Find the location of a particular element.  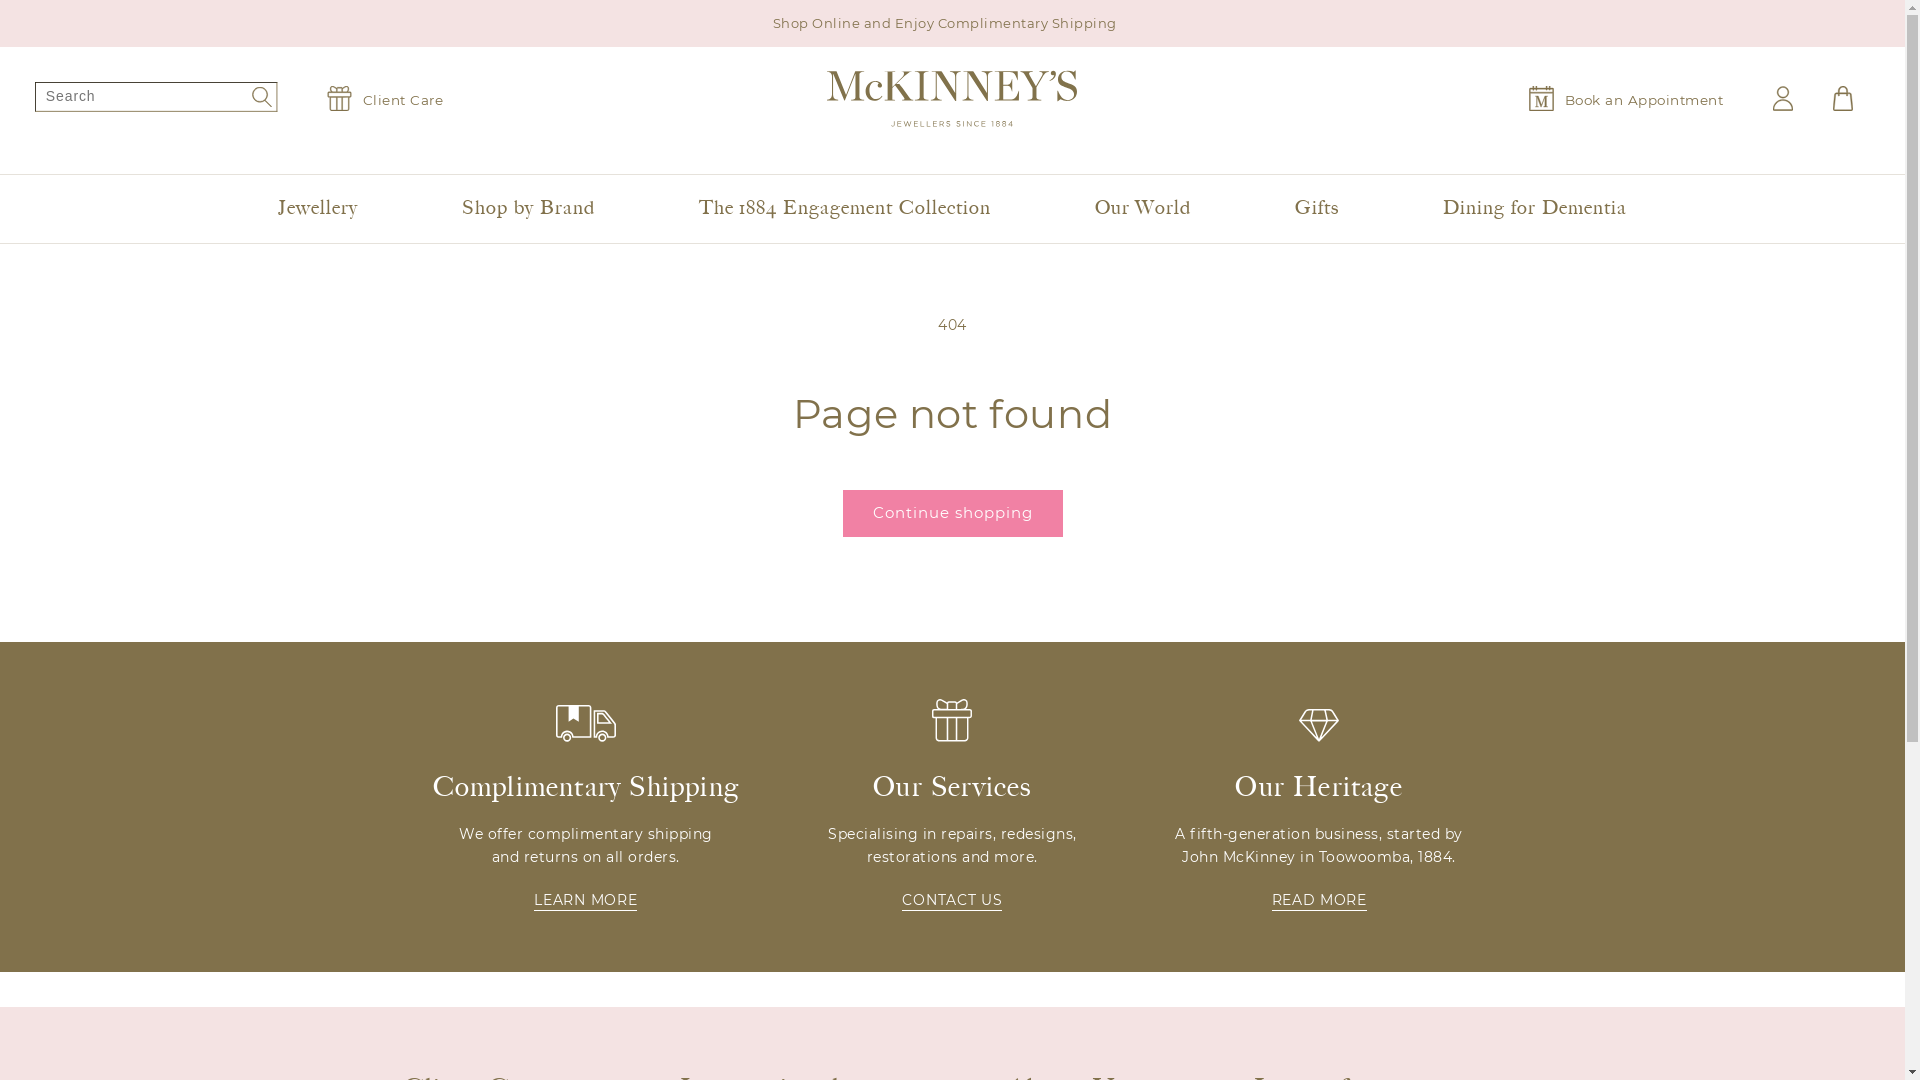

'LEARN MORE' is located at coordinates (584, 901).